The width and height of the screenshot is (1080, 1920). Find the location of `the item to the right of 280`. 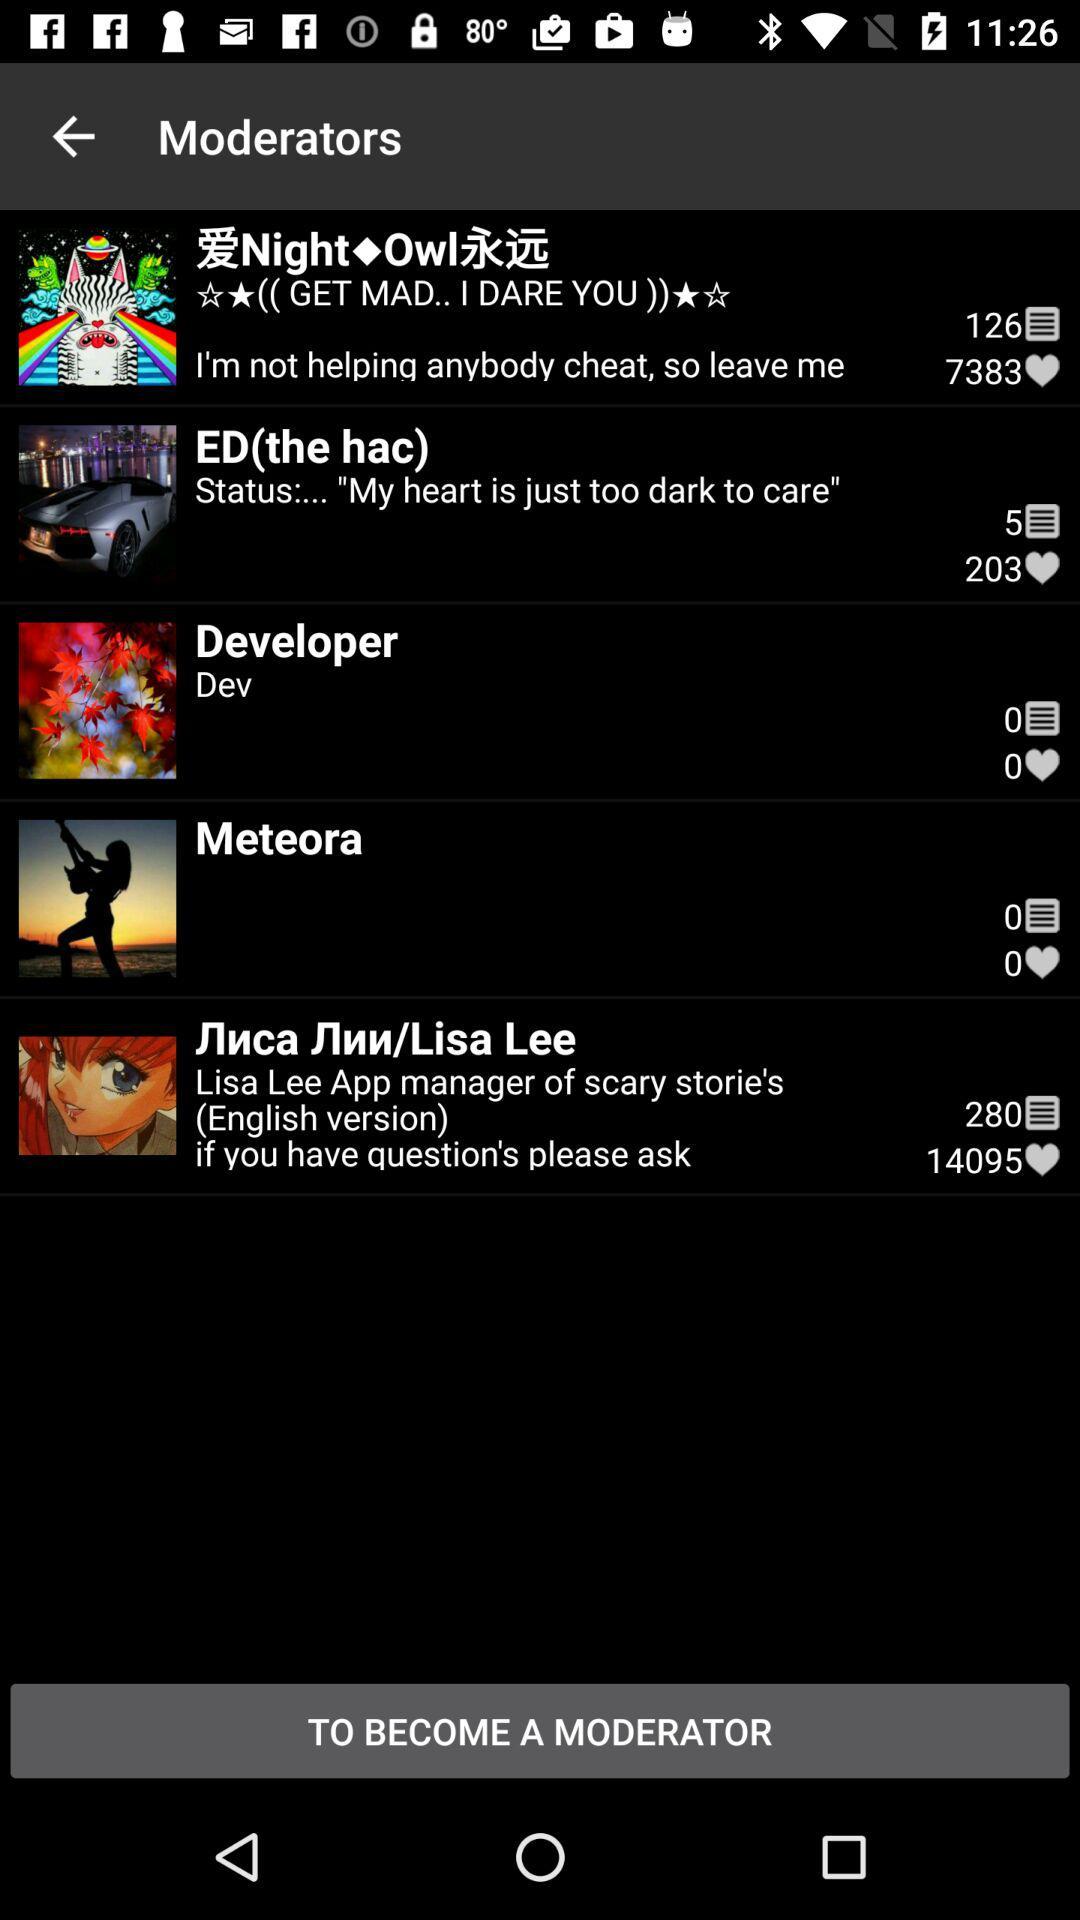

the item to the right of 280 is located at coordinates (1041, 1159).